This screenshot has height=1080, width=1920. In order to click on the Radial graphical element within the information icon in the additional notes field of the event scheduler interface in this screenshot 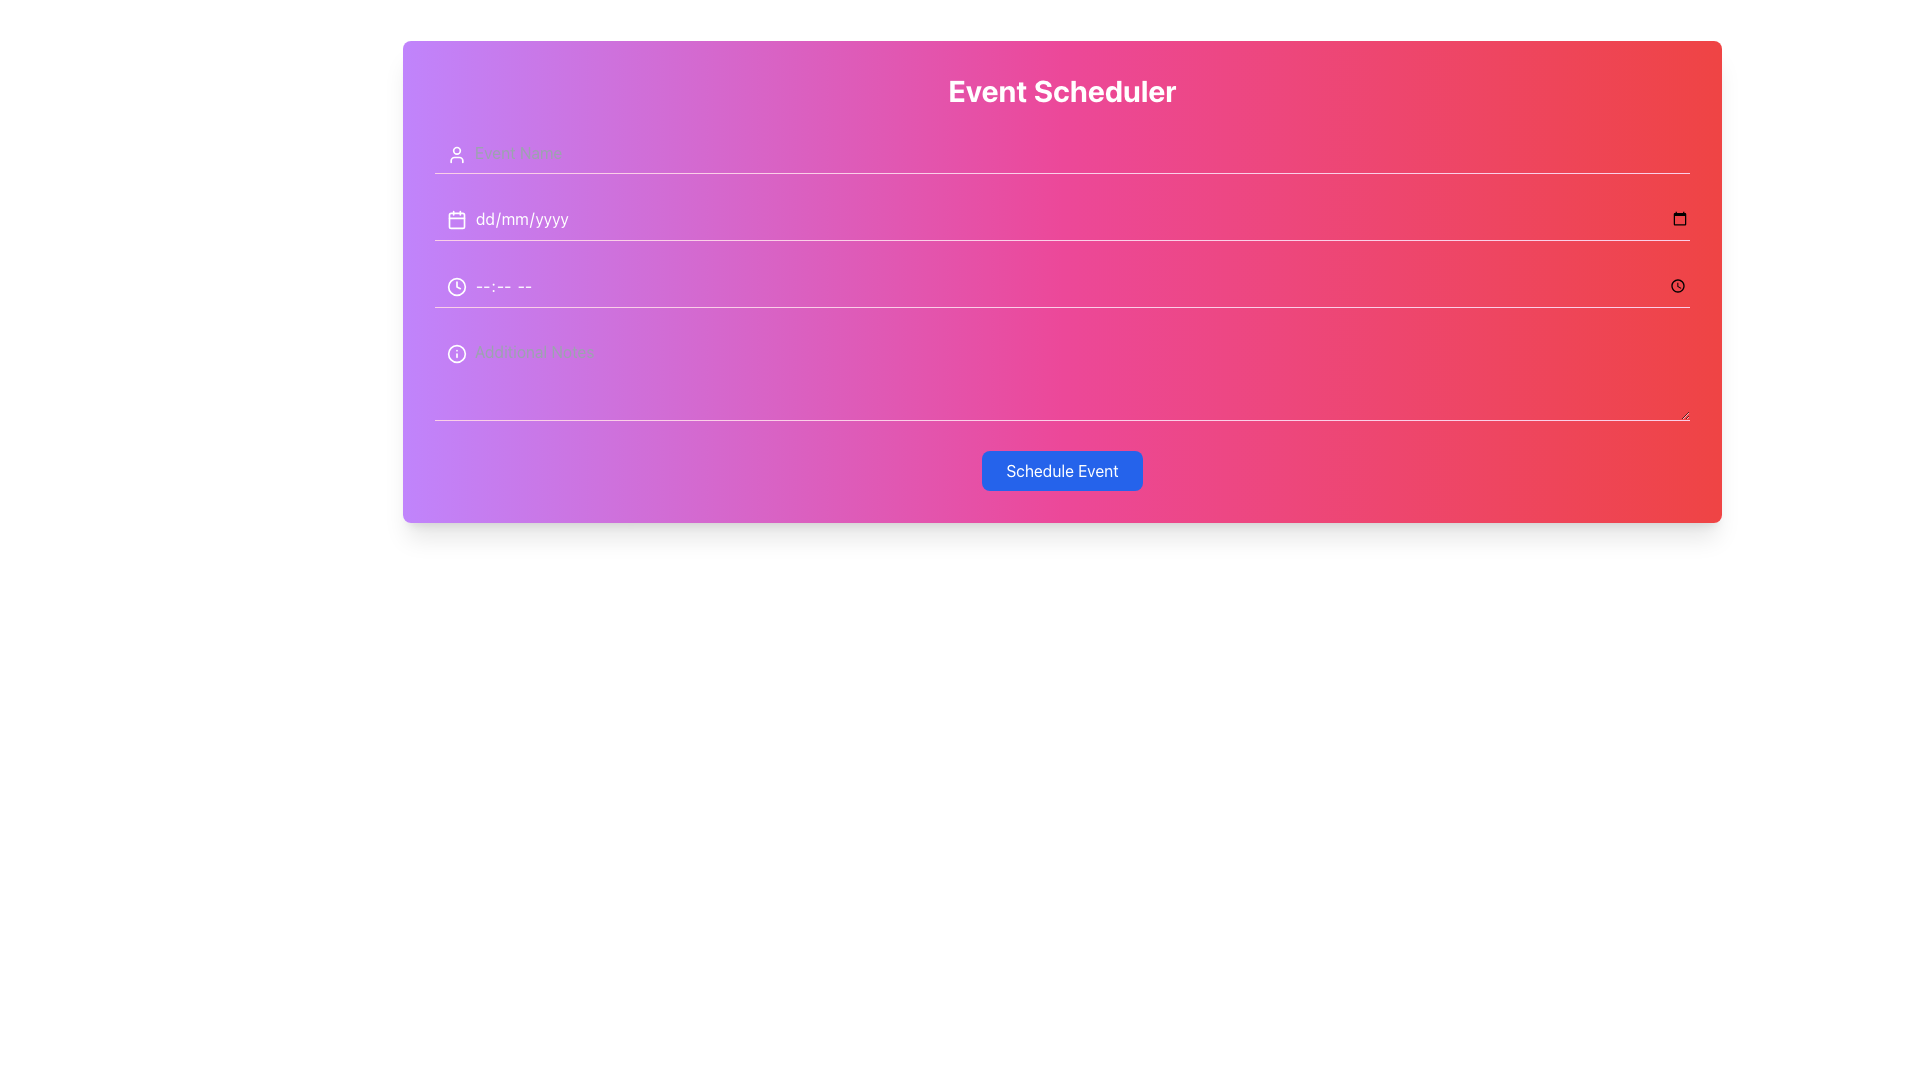, I will do `click(455, 353)`.